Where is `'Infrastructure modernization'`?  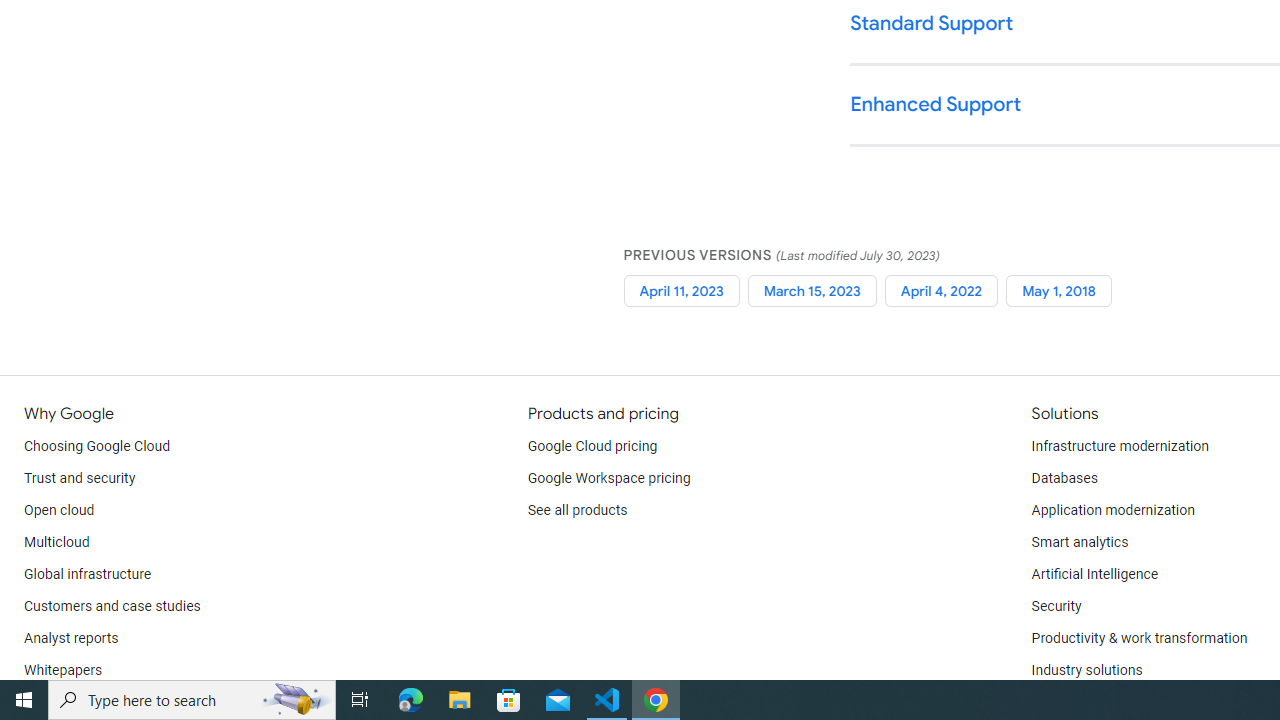
'Infrastructure modernization' is located at coordinates (1120, 446).